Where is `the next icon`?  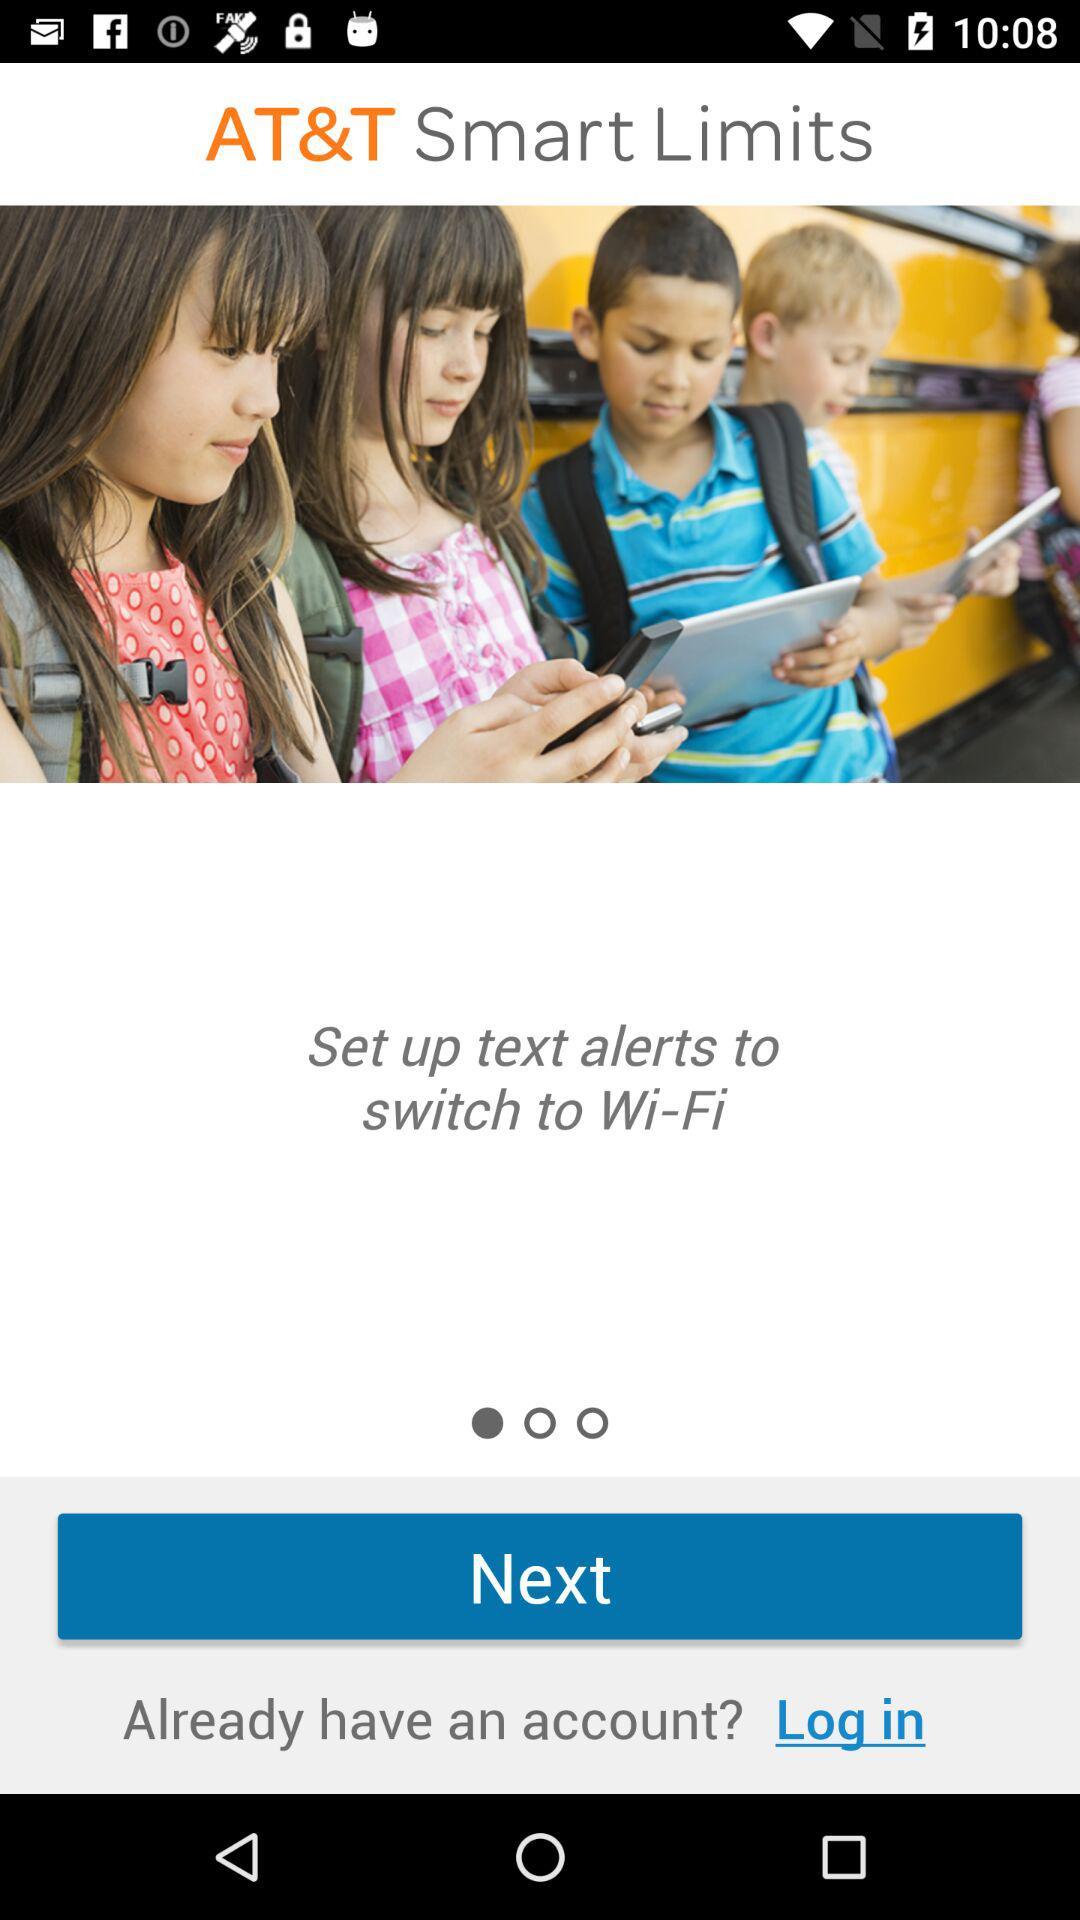
the next icon is located at coordinates (540, 1575).